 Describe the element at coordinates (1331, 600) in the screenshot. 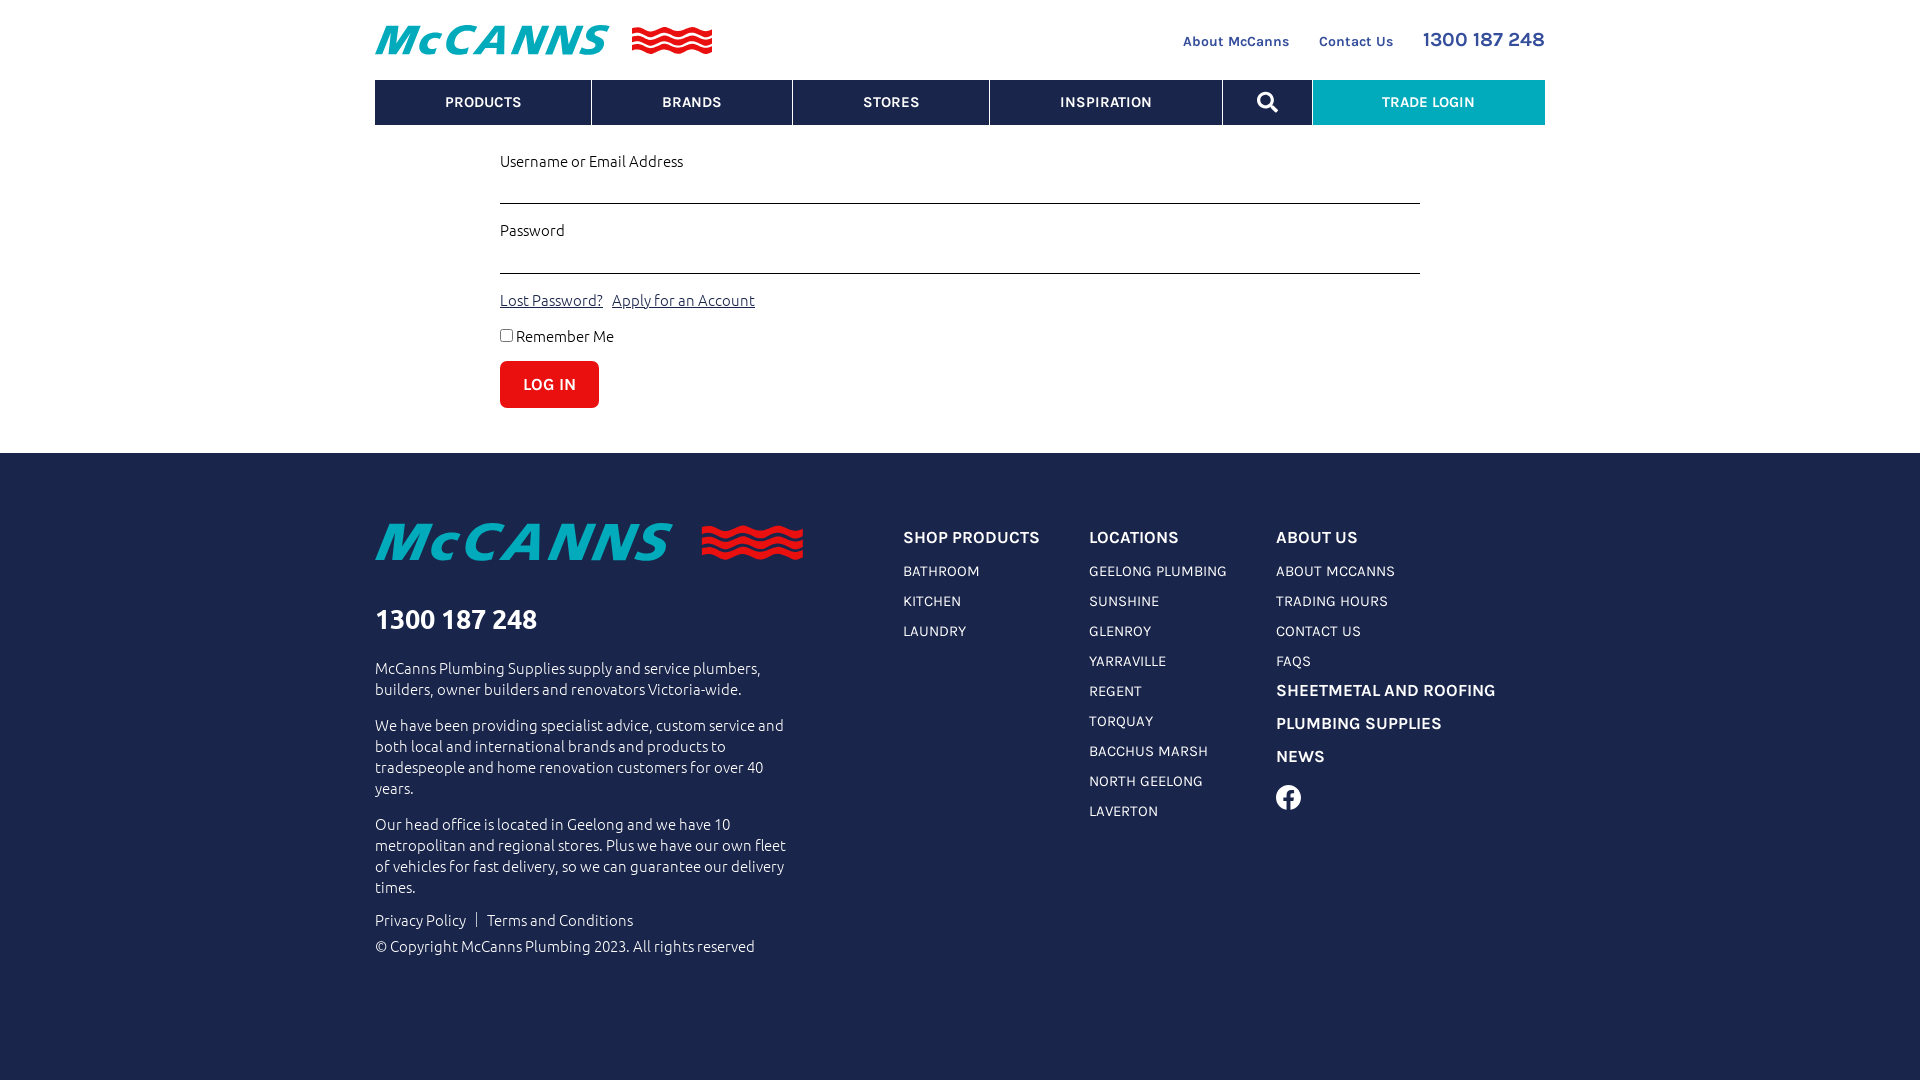

I see `'TRADING HOURS'` at that location.